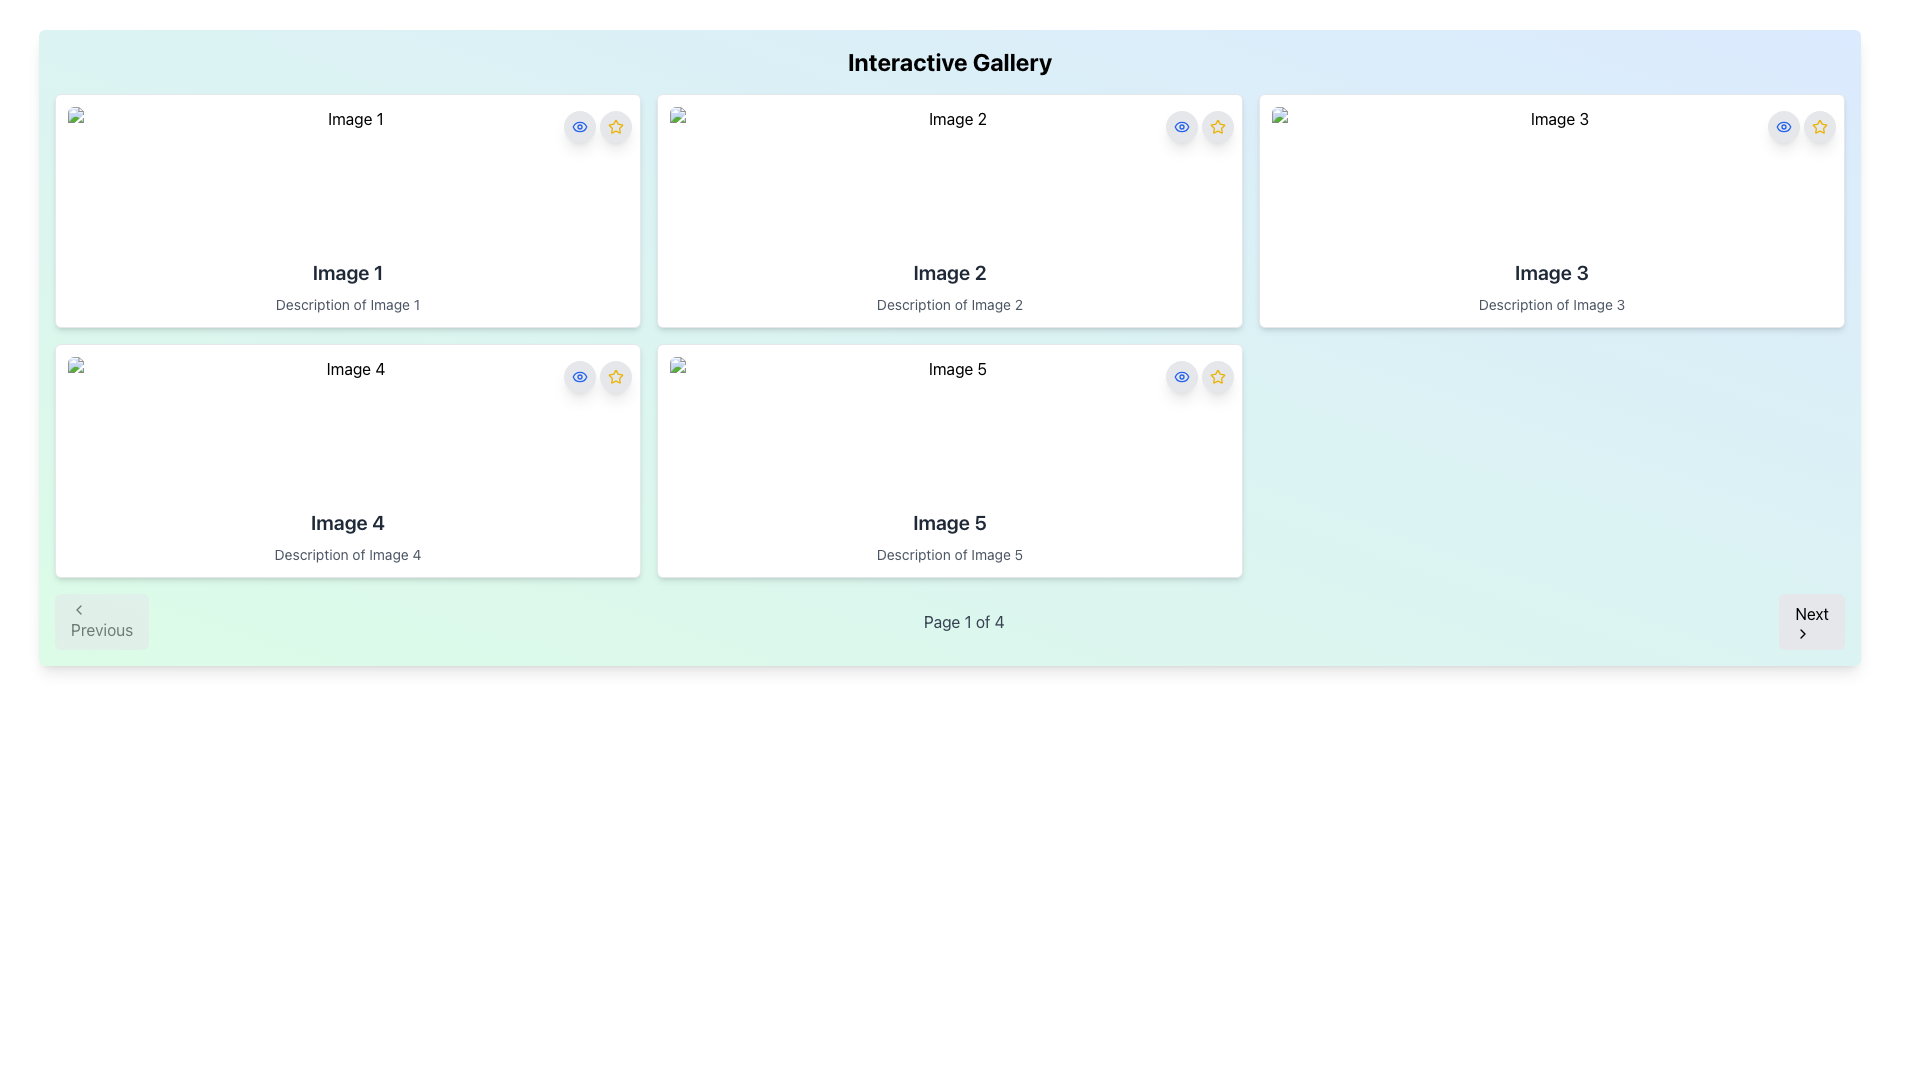 Image resolution: width=1920 pixels, height=1080 pixels. What do you see at coordinates (347, 273) in the screenshot?
I see `text content of the 'Image 1' label, which is a bold text label located in the top left quadrant of the interface` at bounding box center [347, 273].